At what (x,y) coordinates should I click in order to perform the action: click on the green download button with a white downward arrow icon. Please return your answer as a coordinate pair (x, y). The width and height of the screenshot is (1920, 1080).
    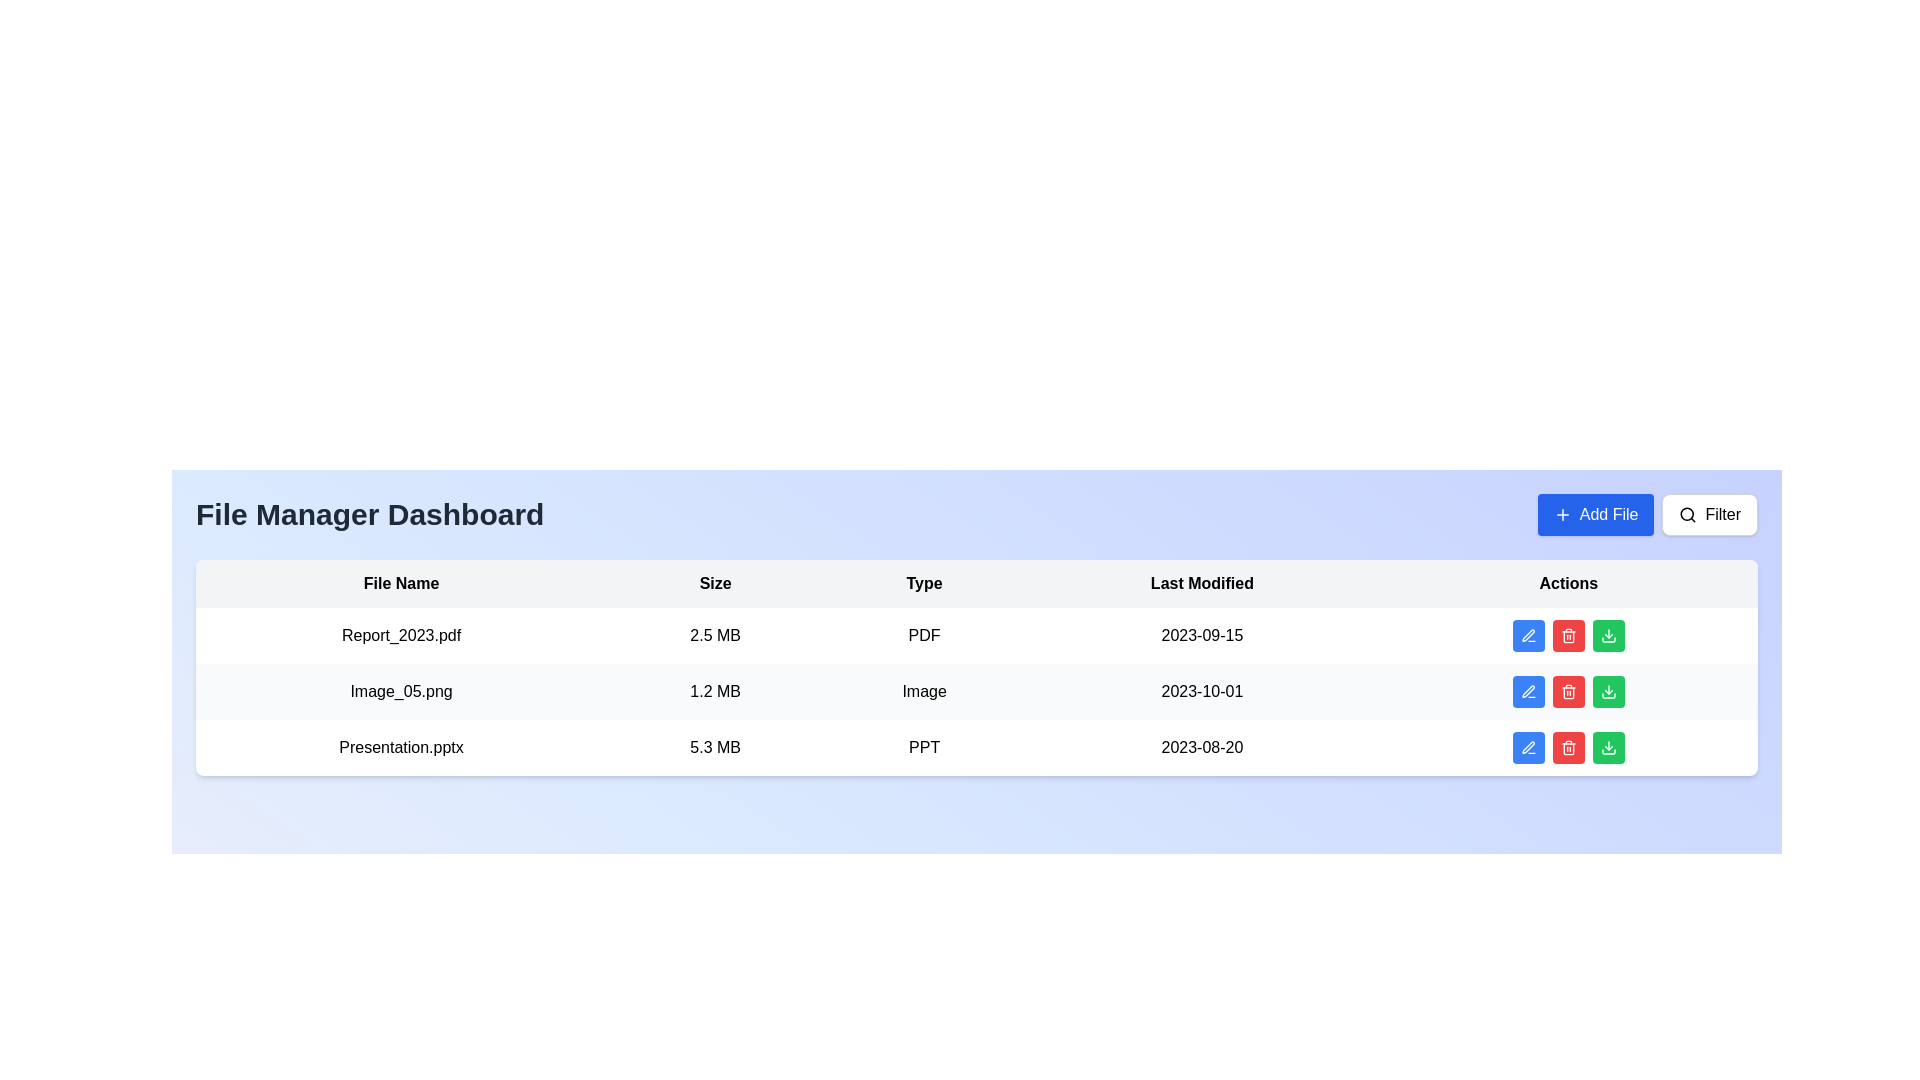
    Looking at the image, I should click on (1608, 636).